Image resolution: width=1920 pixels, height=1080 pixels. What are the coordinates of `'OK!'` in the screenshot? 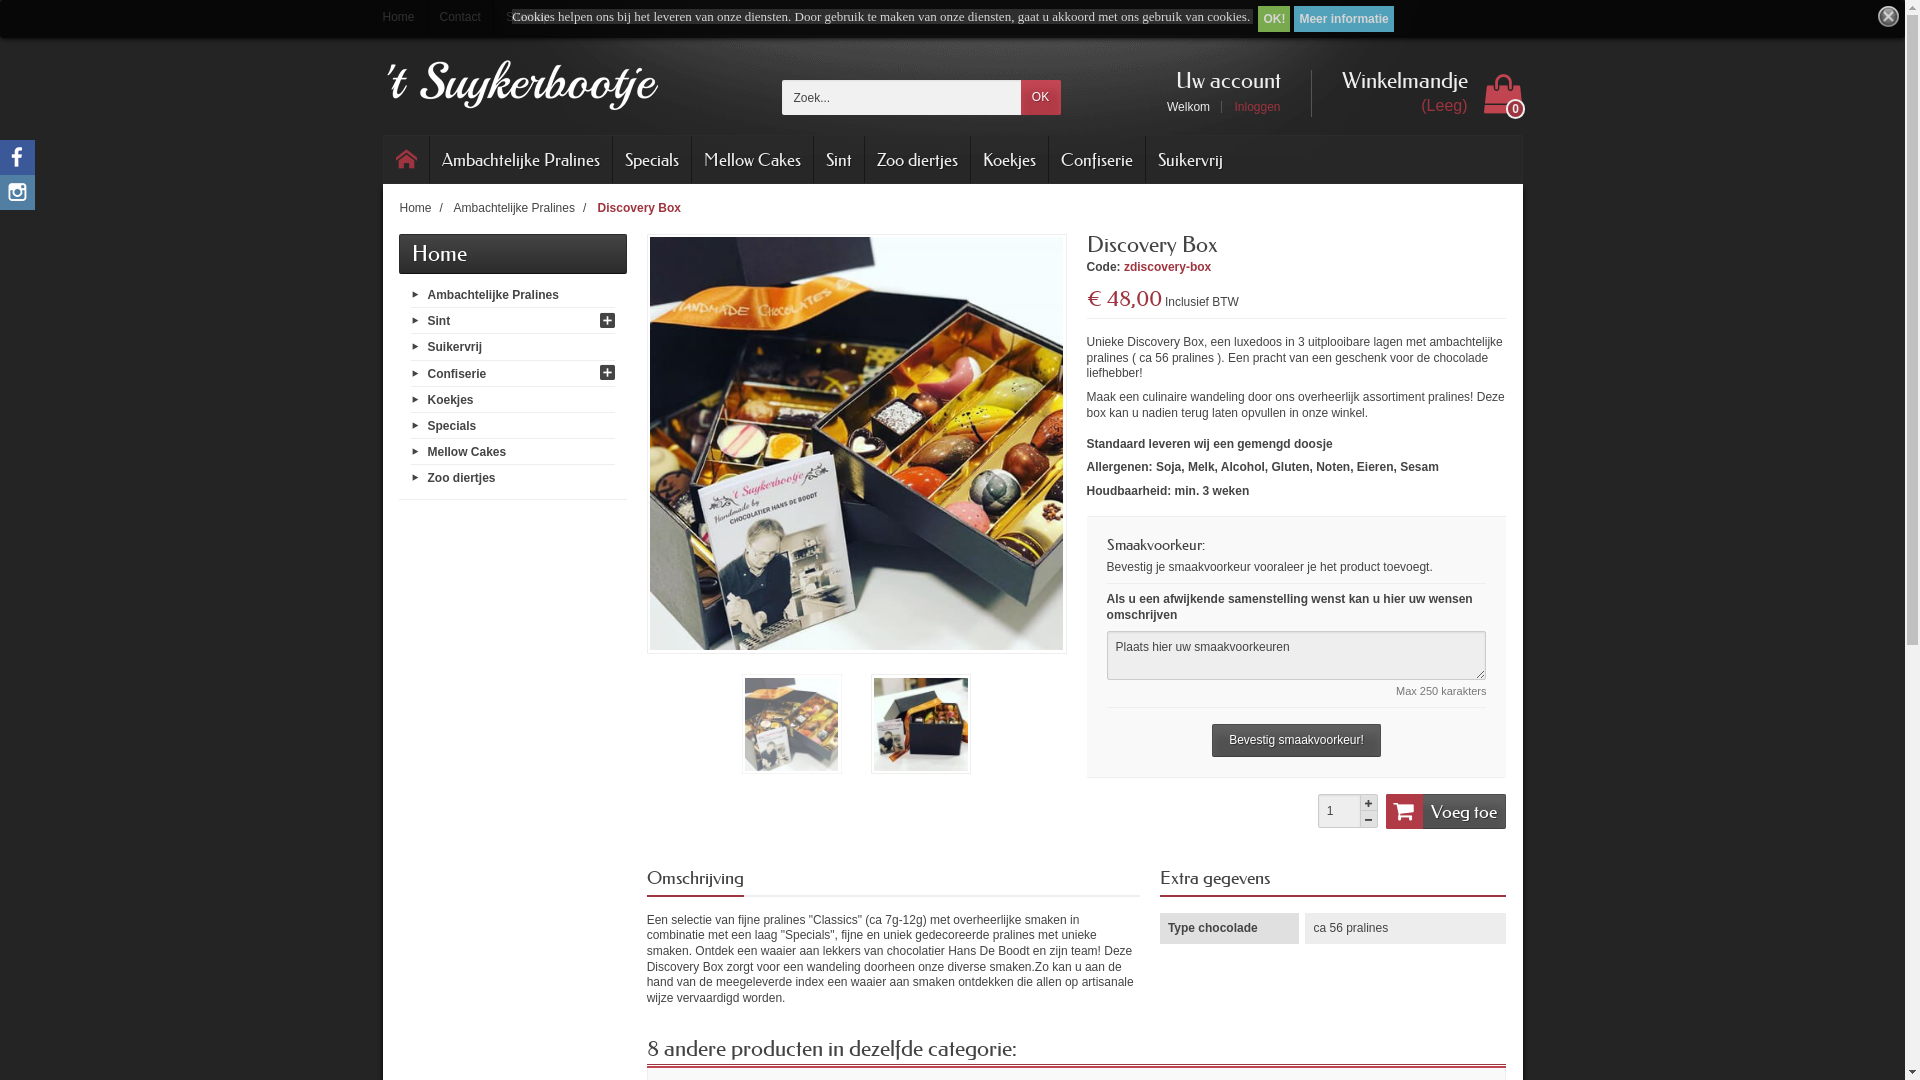 It's located at (1272, 19).